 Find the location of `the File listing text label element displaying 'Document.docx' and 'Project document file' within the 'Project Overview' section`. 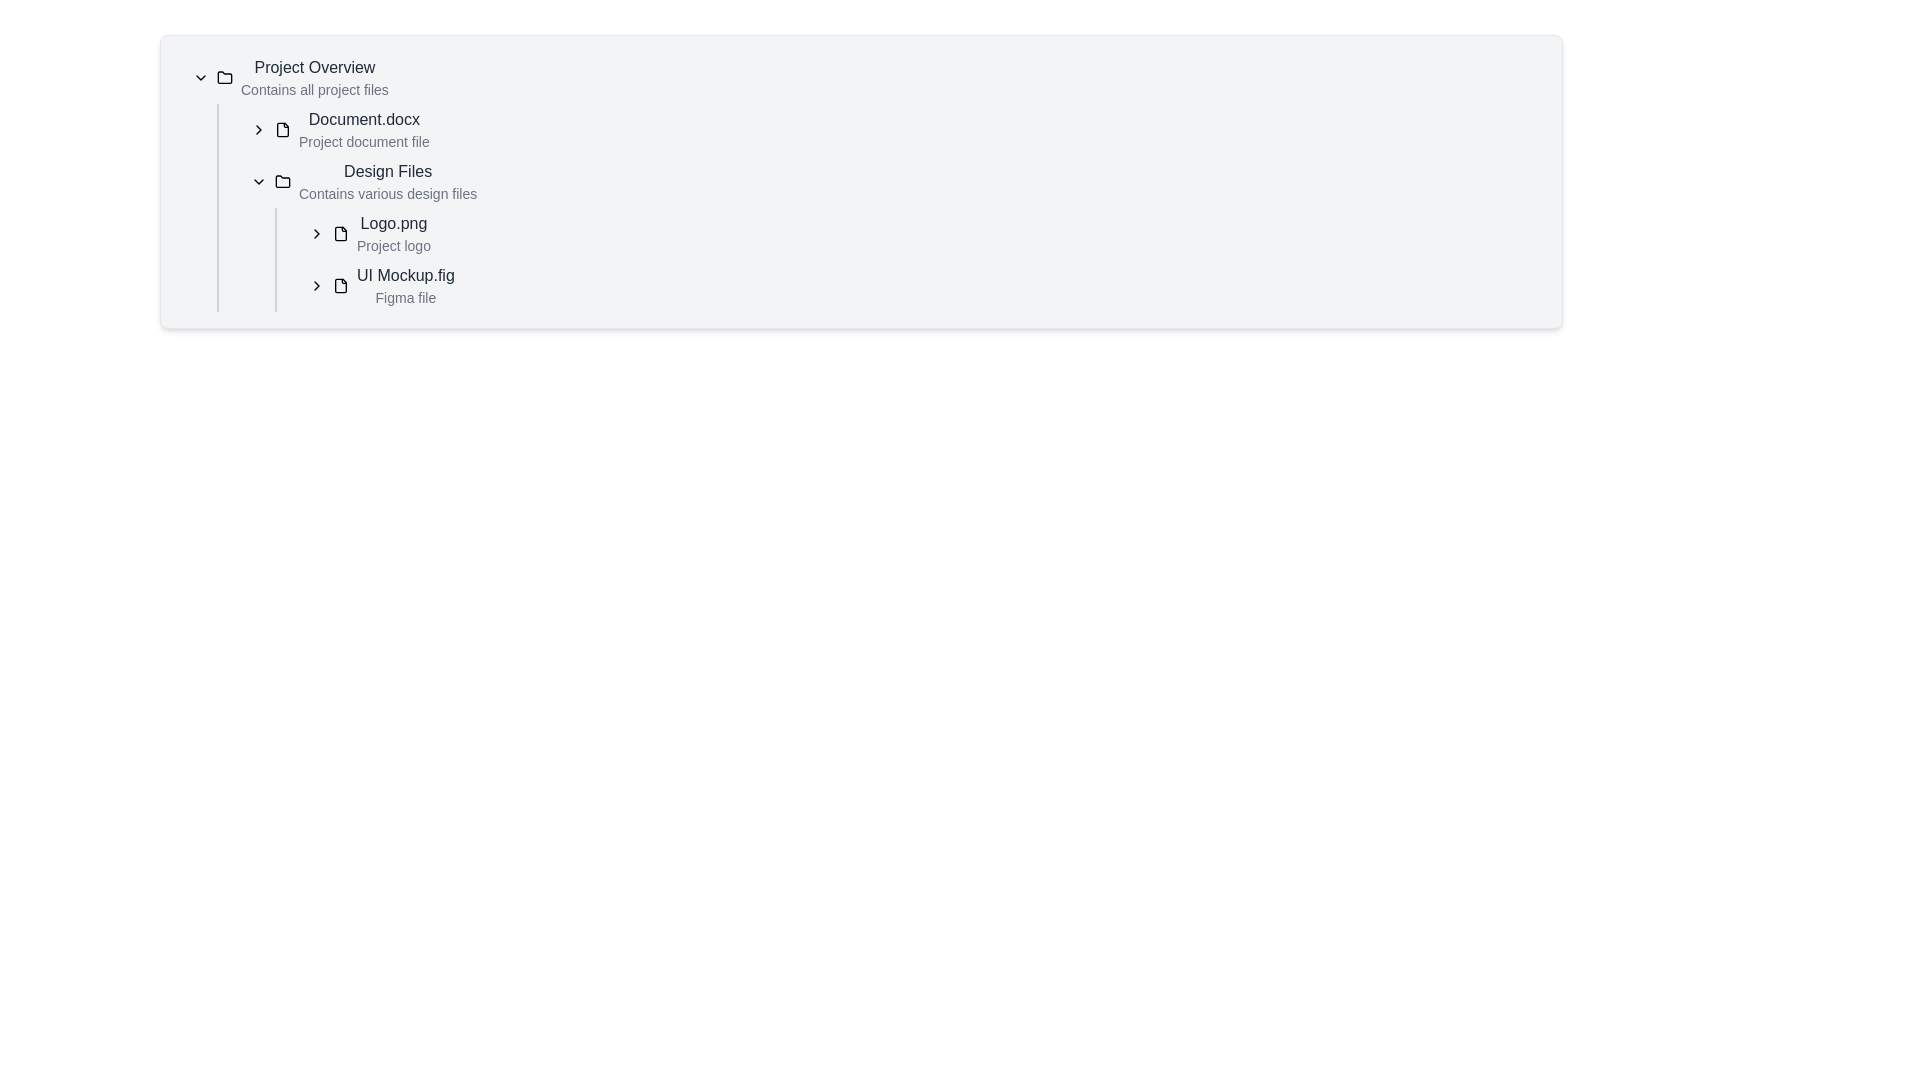

the File listing text label element displaying 'Document.docx' and 'Project document file' within the 'Project Overview' section is located at coordinates (364, 130).